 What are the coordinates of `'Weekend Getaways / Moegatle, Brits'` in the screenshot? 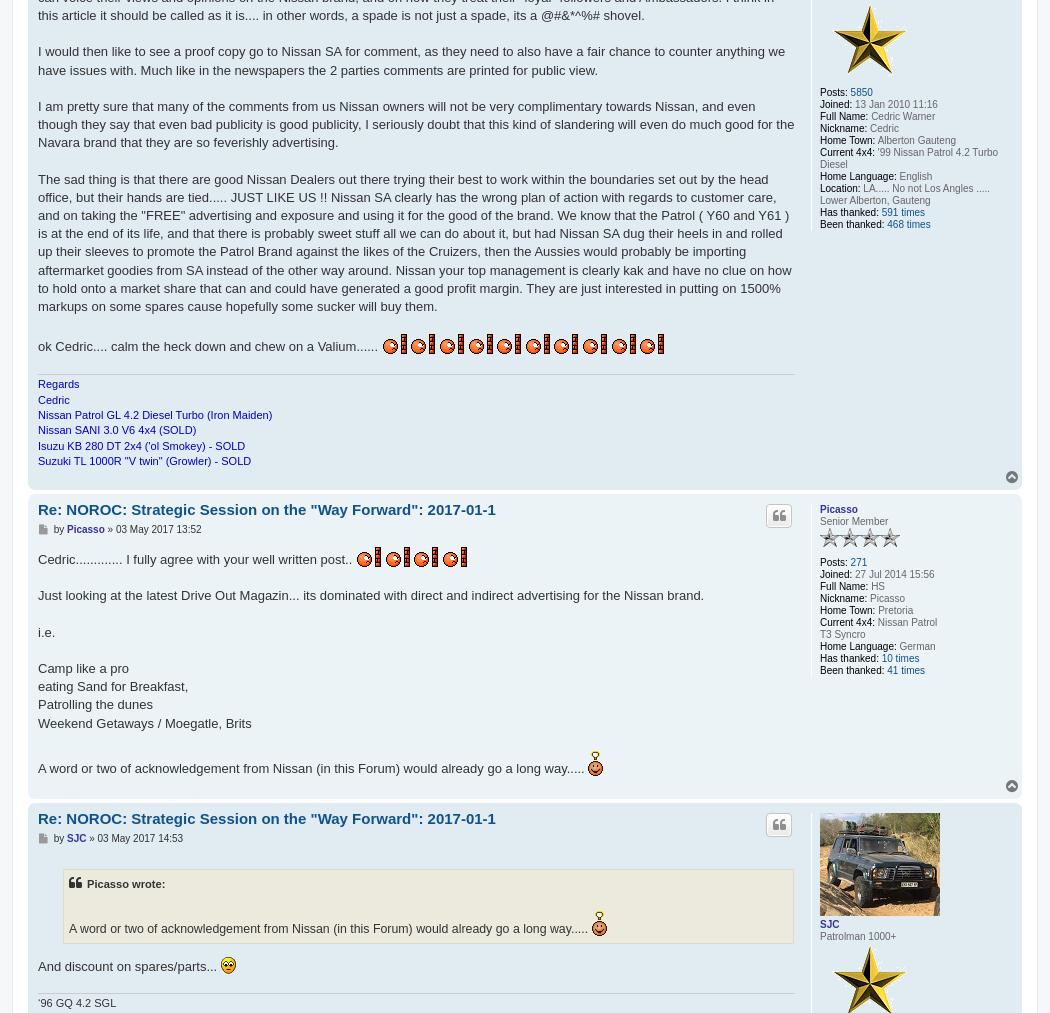 It's located at (143, 722).